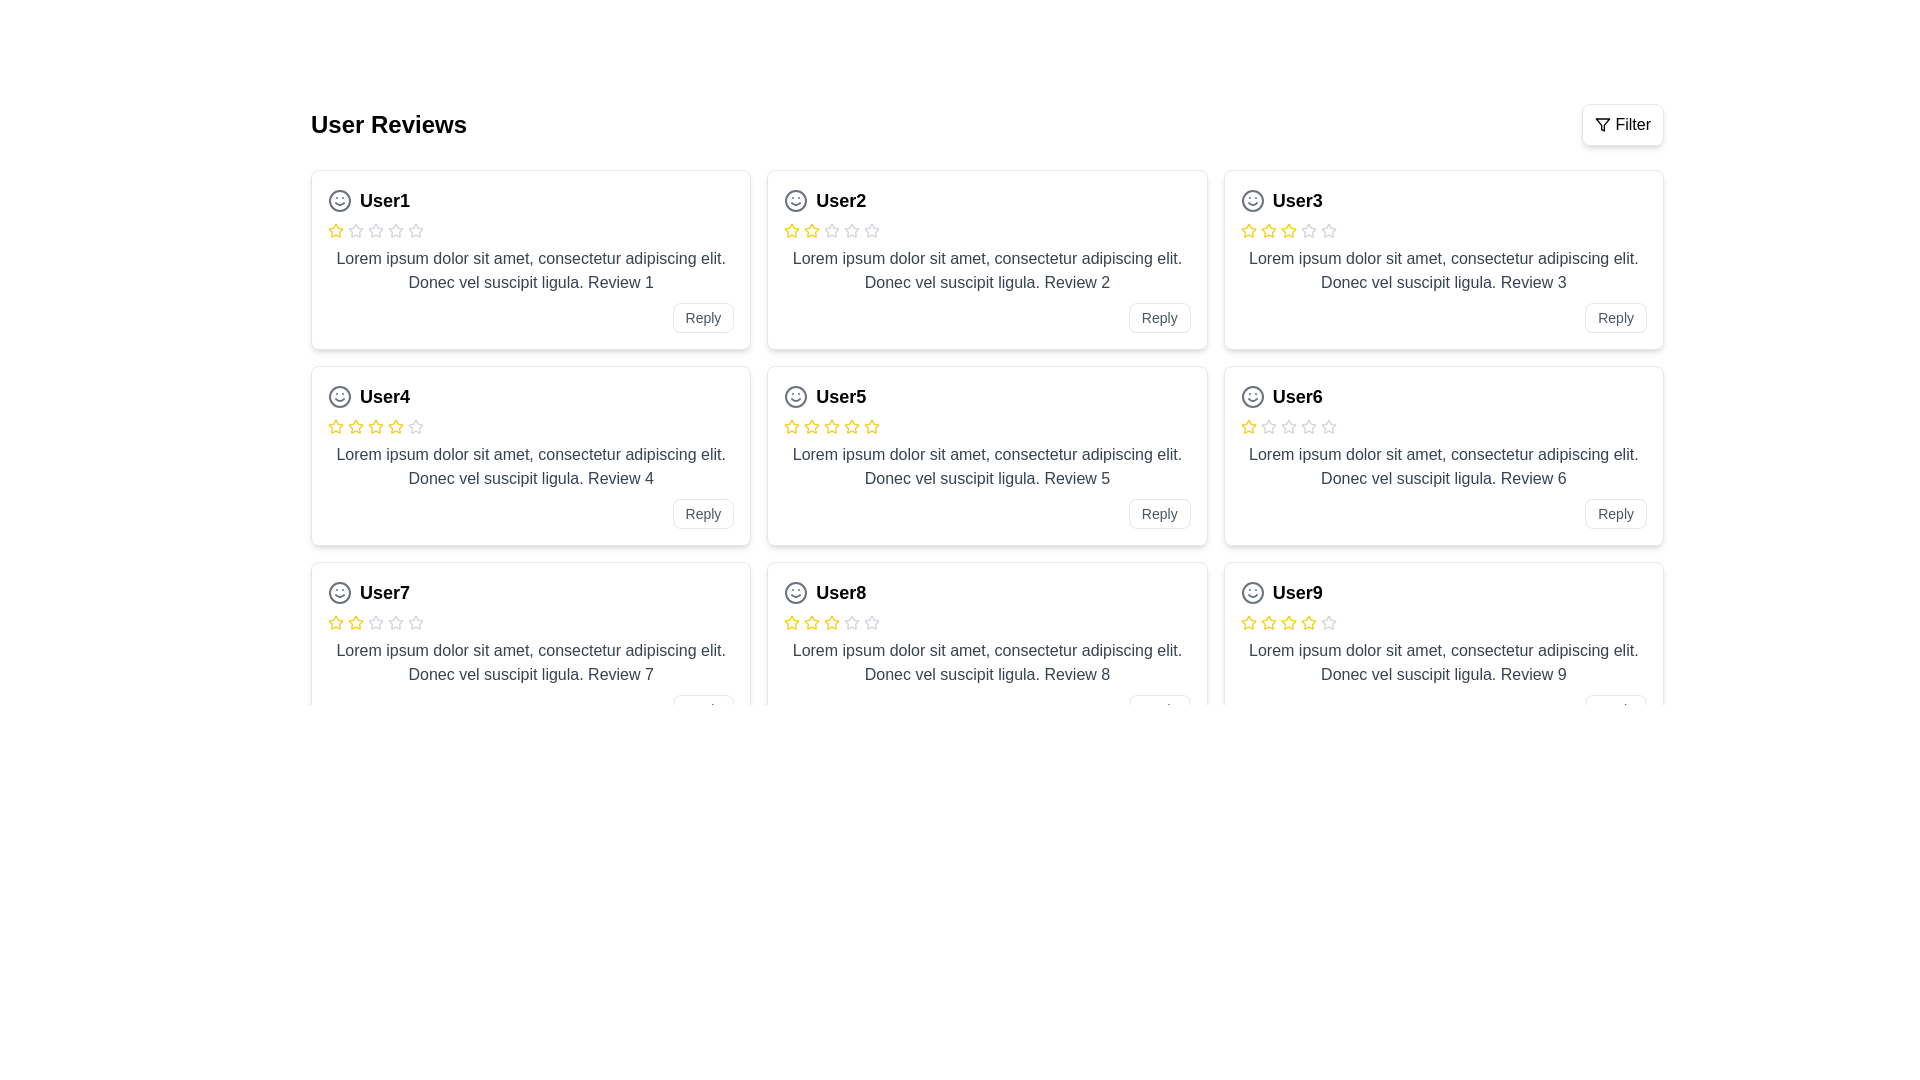  Describe the element at coordinates (340, 592) in the screenshot. I see `the SVG circle element that serves as the background for the face illustration in the avatar icon for 'User7'` at that location.